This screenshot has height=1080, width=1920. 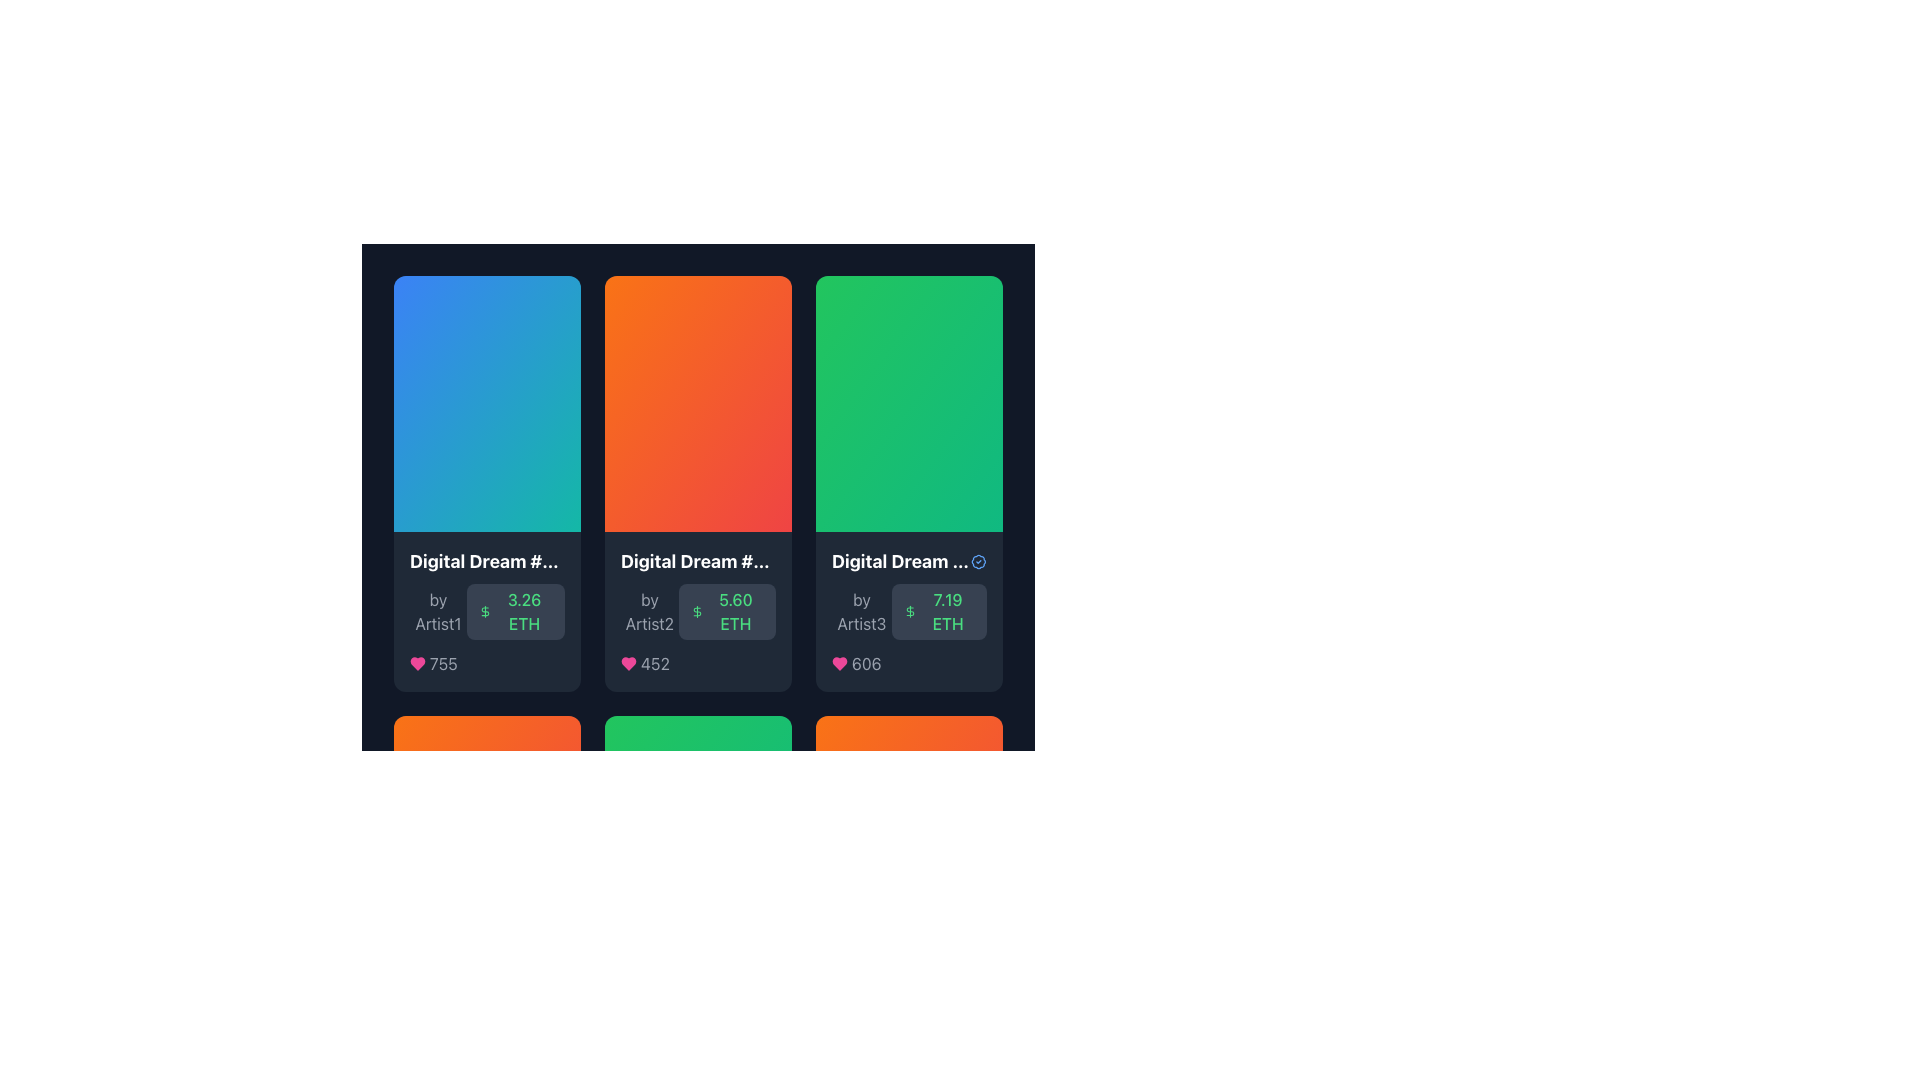 I want to click on the inner circular part of the badge icon located in the top-right corner of the third card in a horizontal list, which has a distinctive linear outline indicating status or achievement, so click(x=979, y=562).